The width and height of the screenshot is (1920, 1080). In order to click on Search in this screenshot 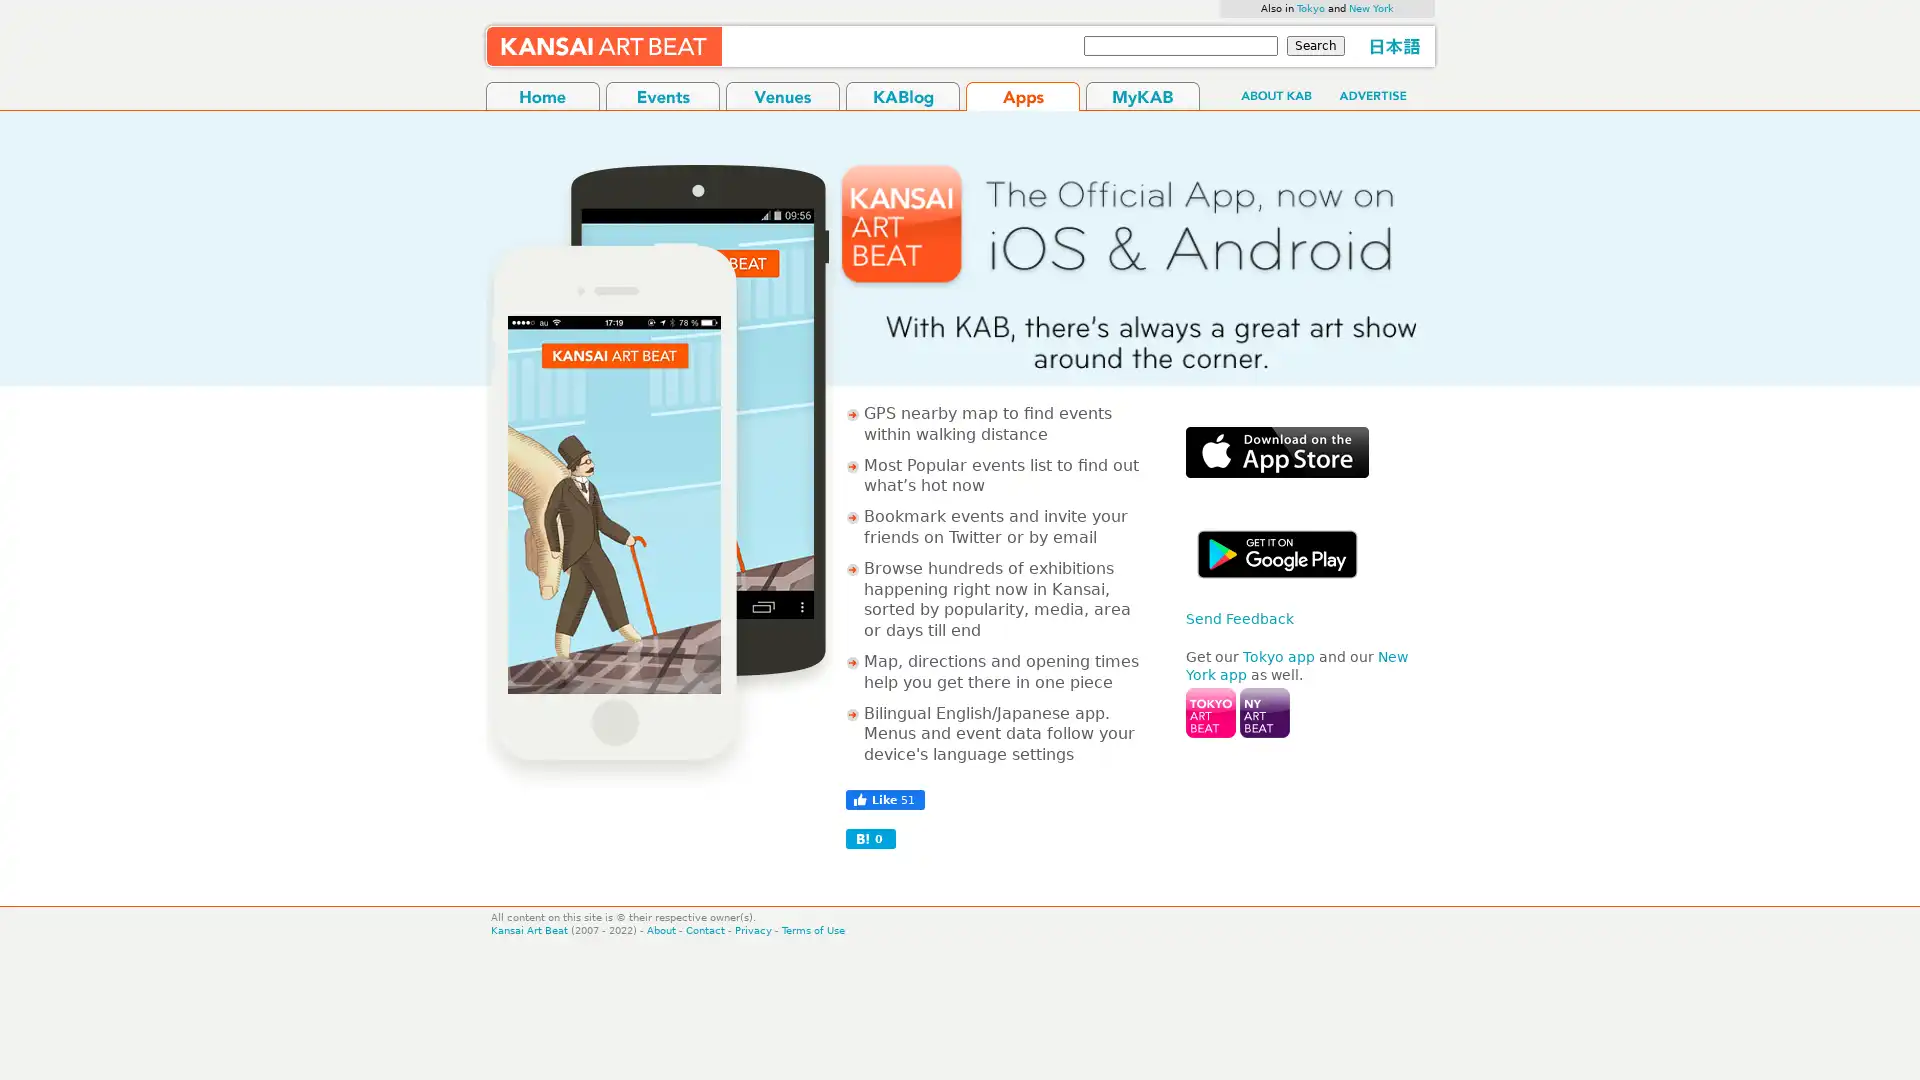, I will do `click(1315, 45)`.